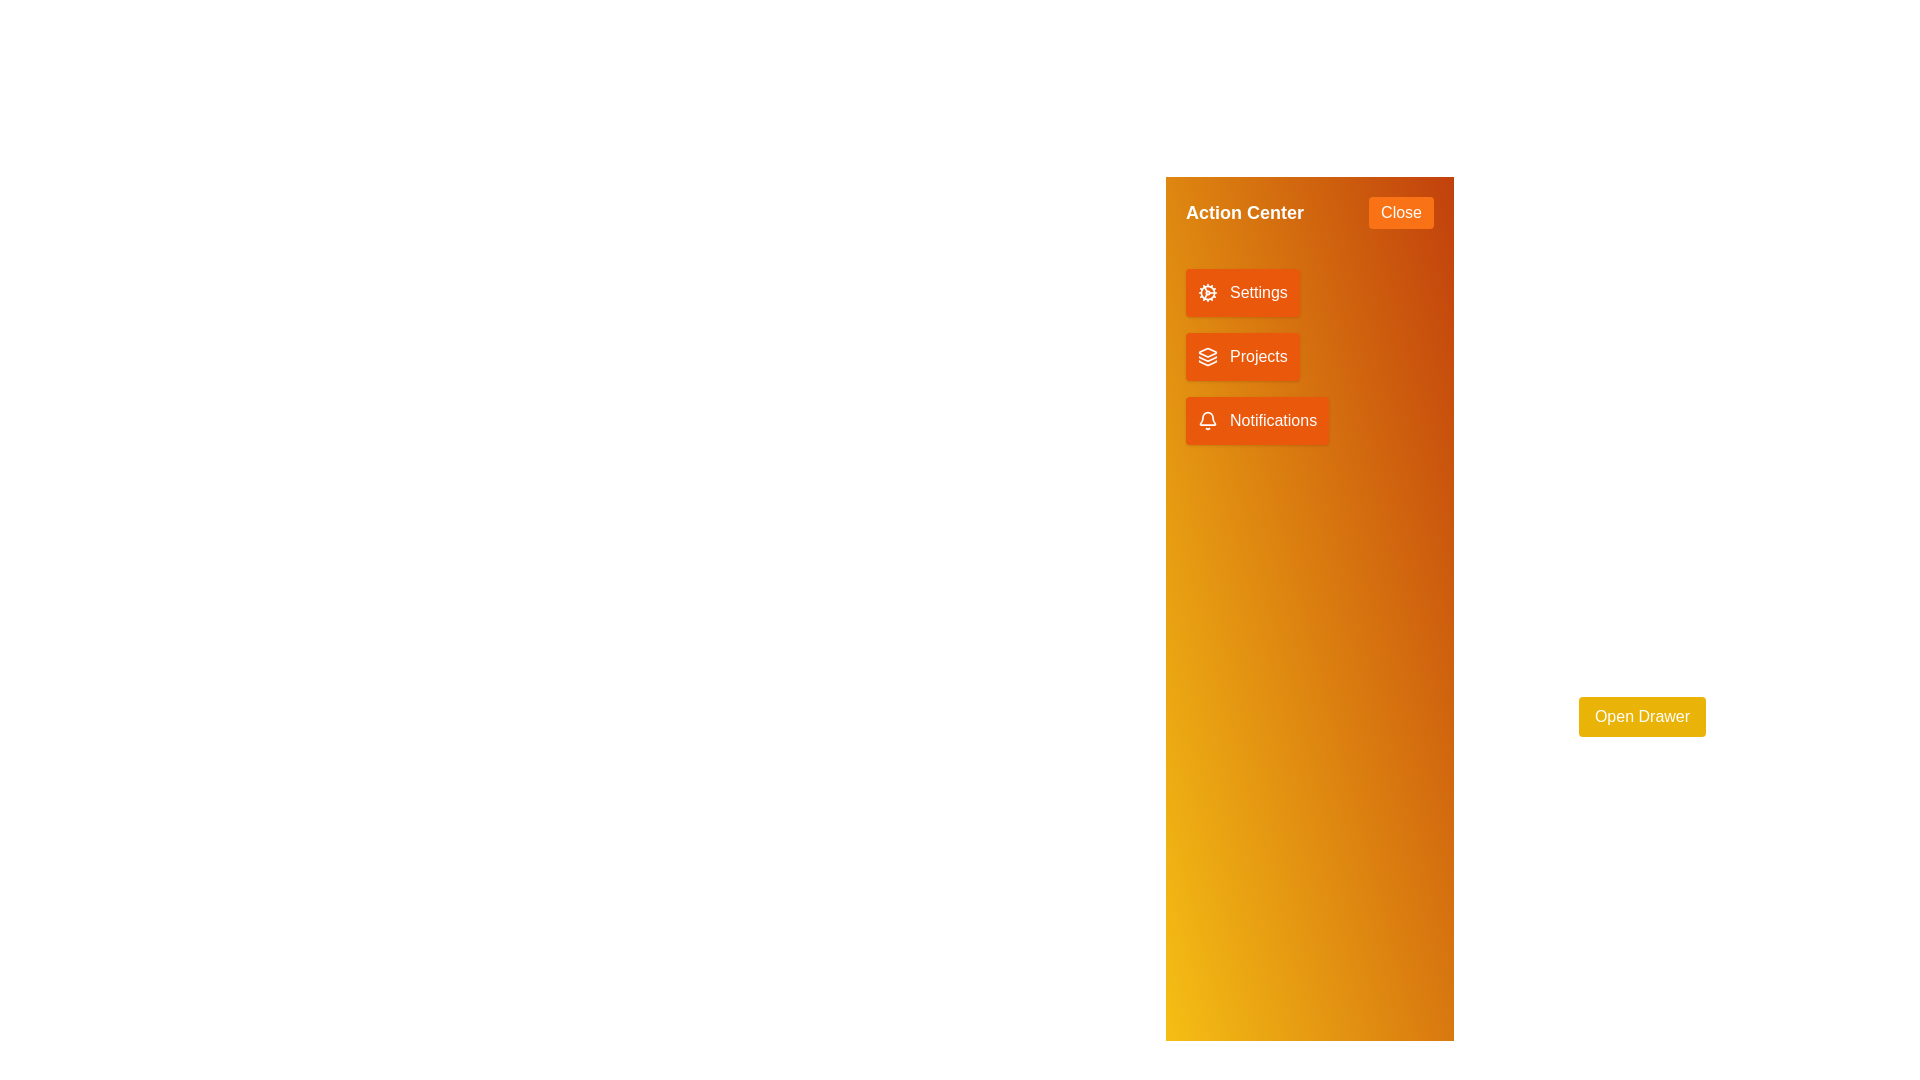 This screenshot has height=1080, width=1920. I want to click on 'Close' button to hide the drawer, so click(1400, 212).